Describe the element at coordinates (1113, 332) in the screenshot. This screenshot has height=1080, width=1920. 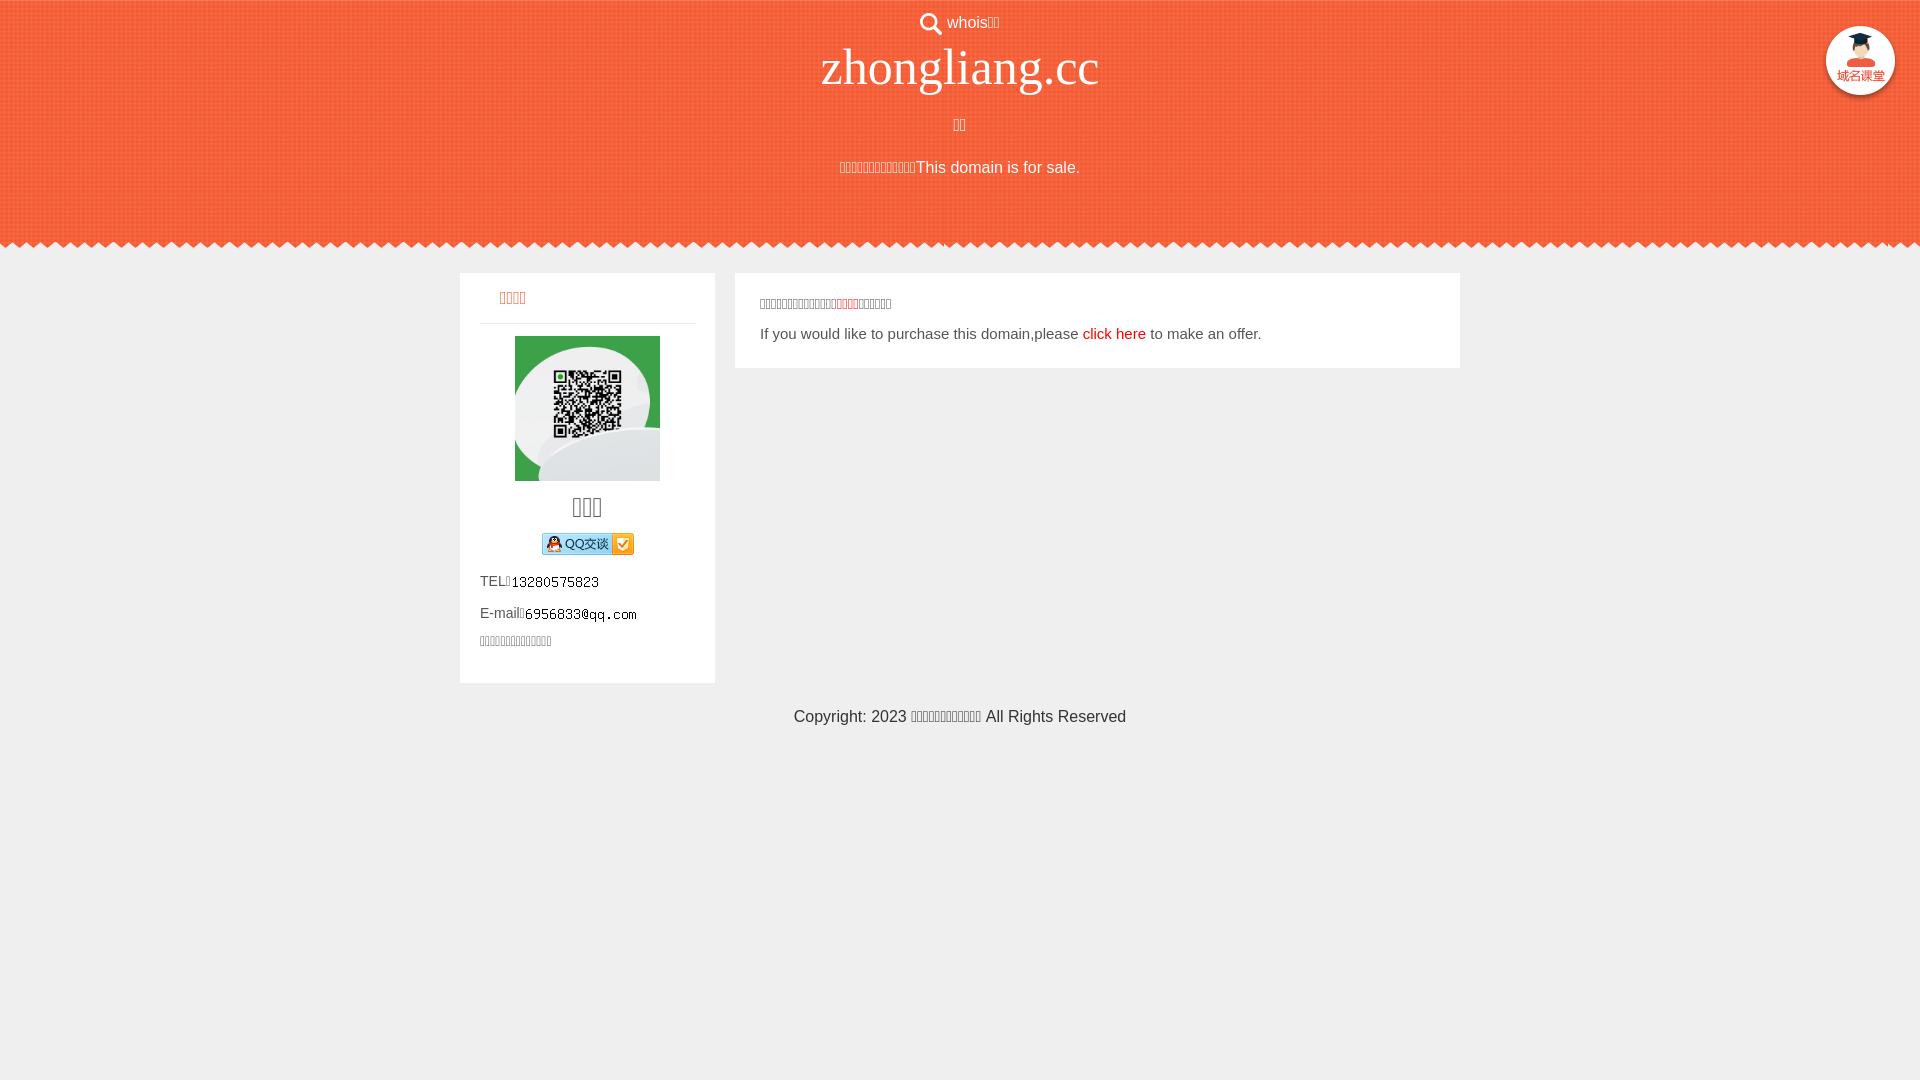
I see `'click here'` at that location.